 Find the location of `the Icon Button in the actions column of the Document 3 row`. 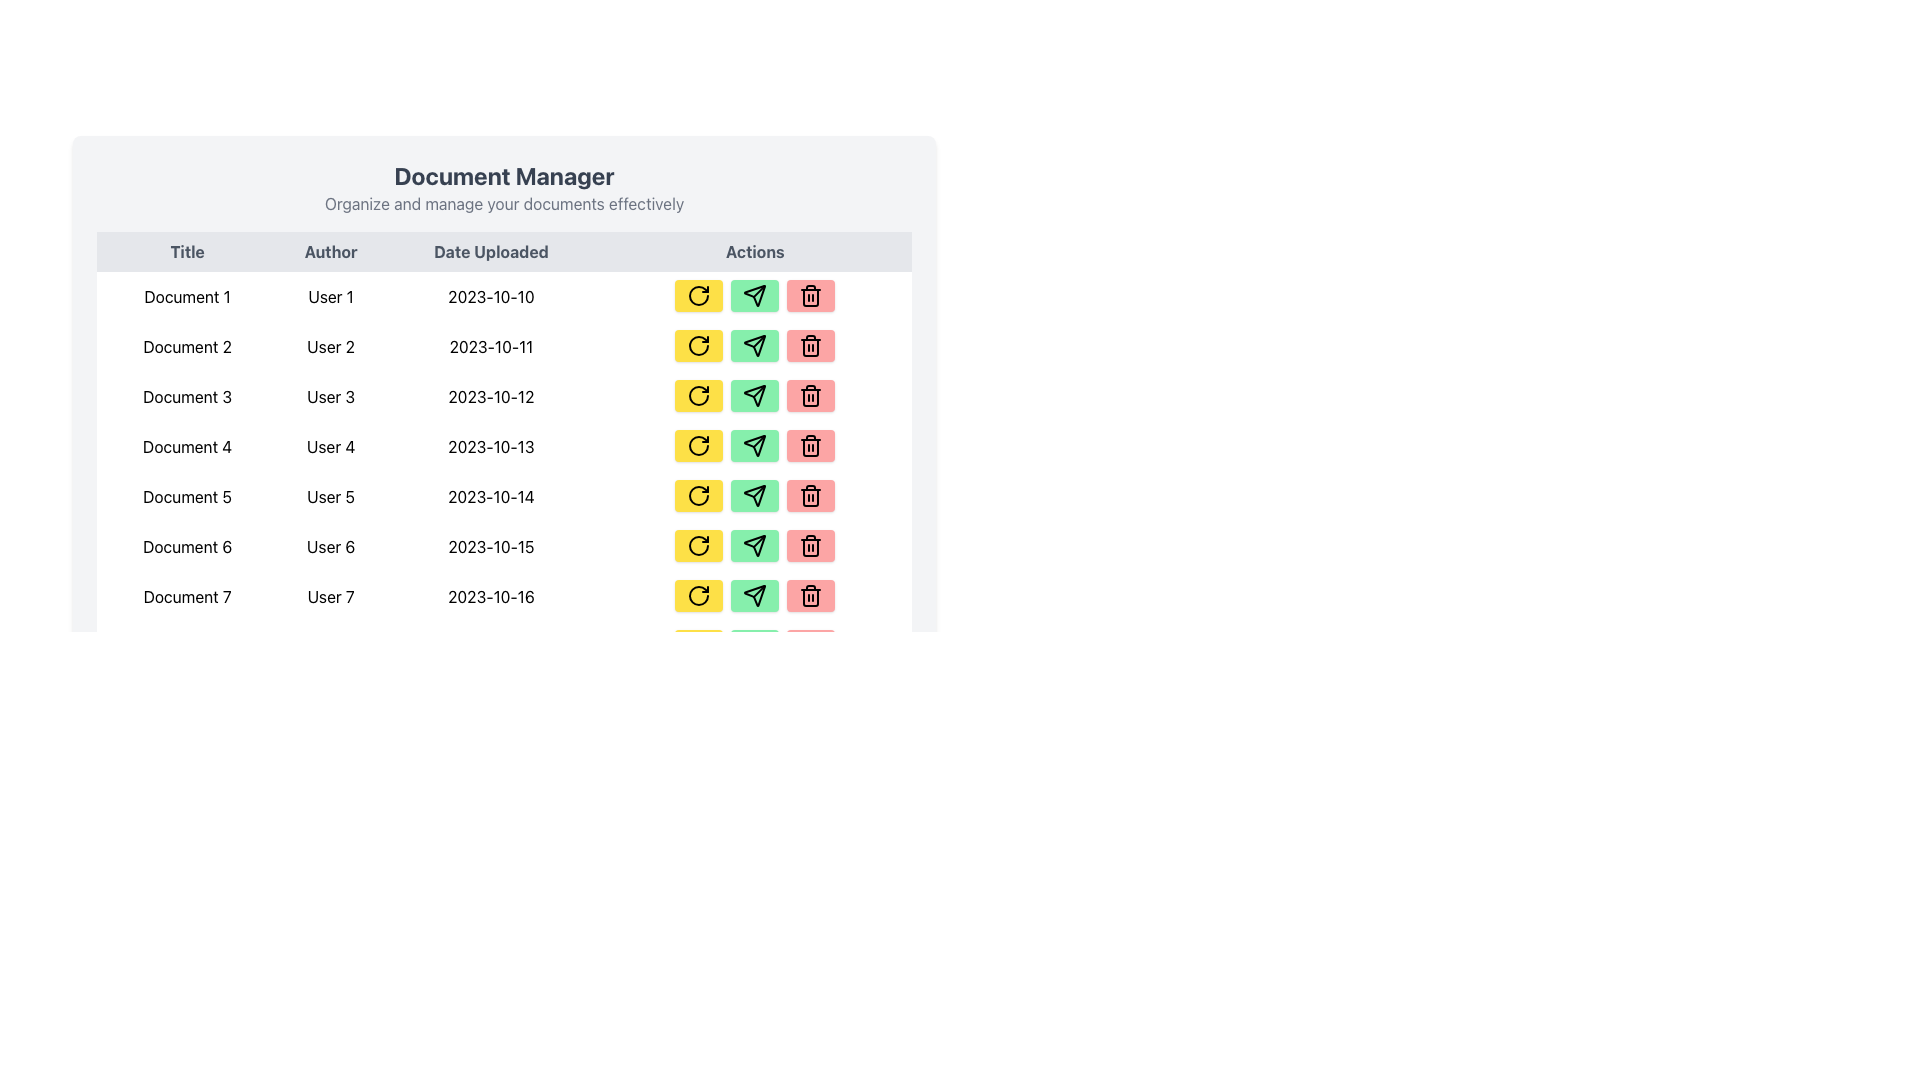

the Icon Button in the actions column of the Document 3 row is located at coordinates (754, 296).